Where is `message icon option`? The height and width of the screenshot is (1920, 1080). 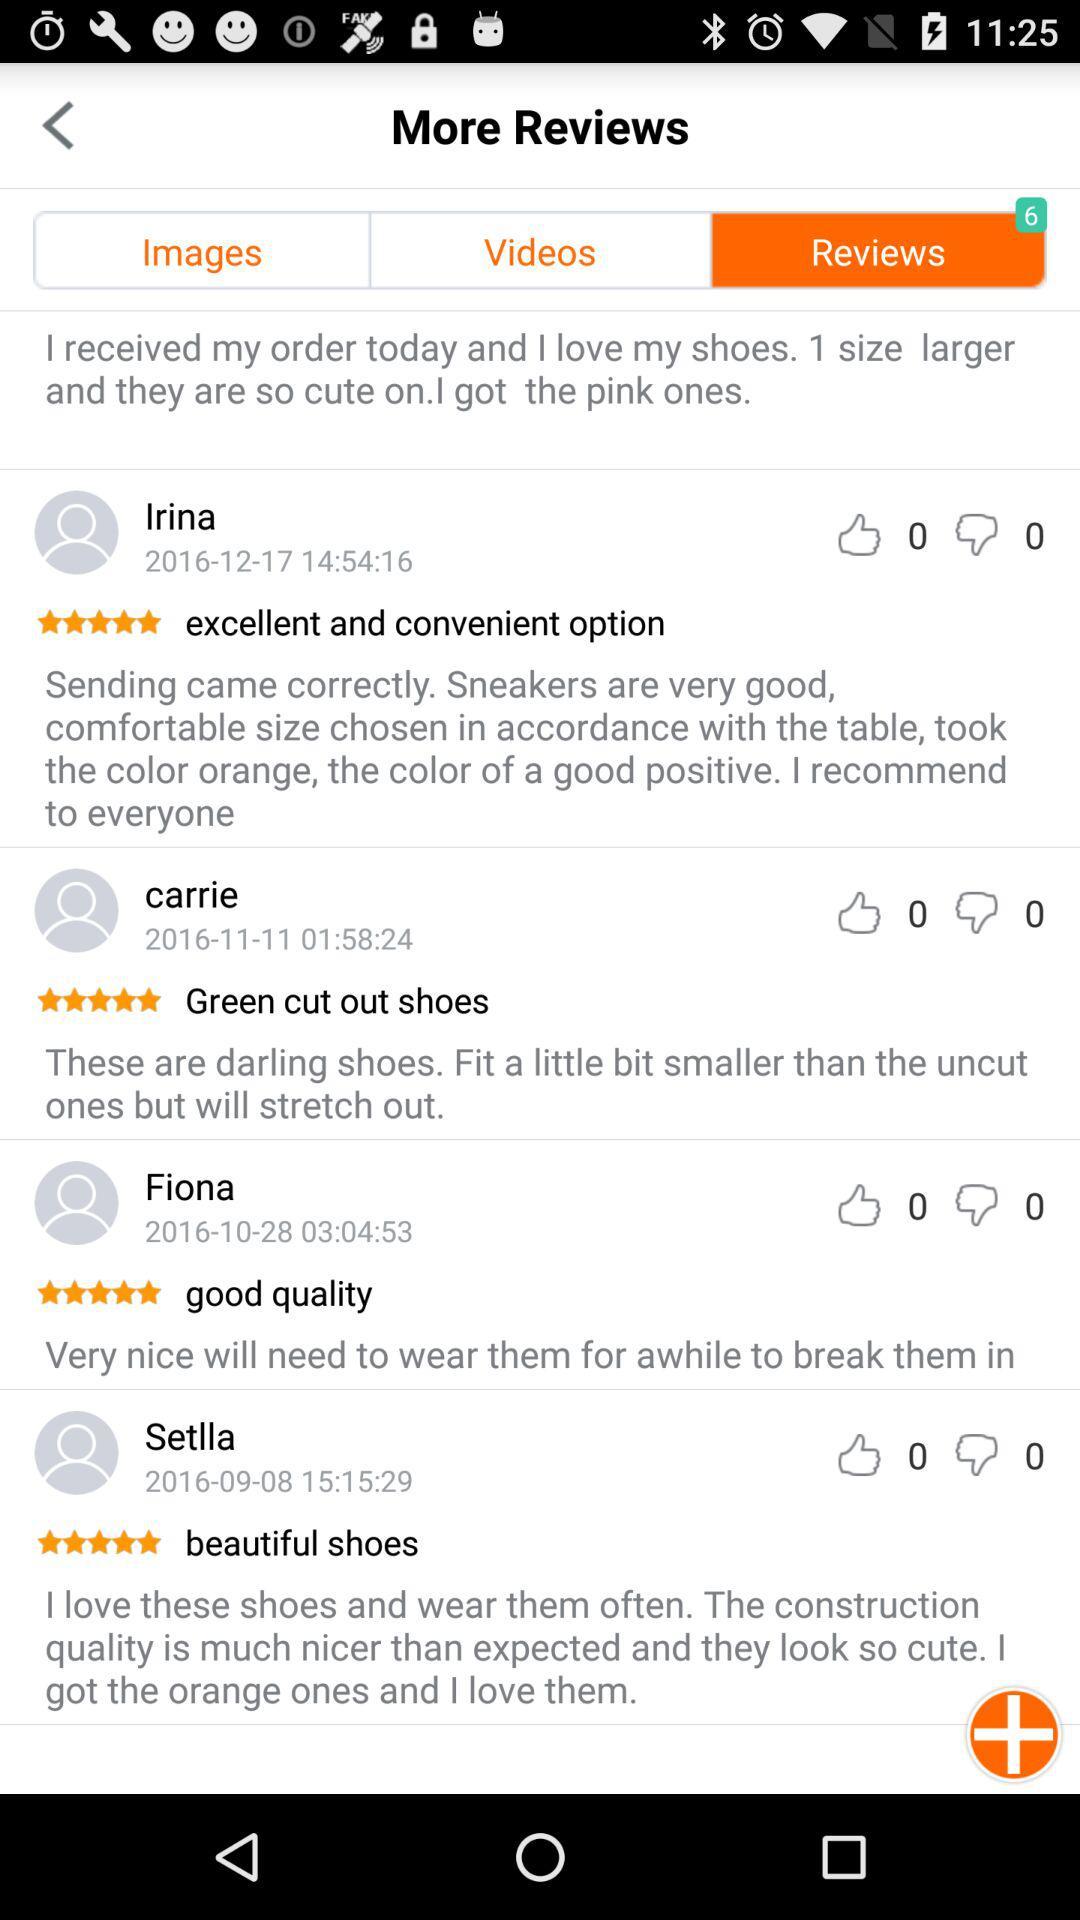
message icon option is located at coordinates (975, 911).